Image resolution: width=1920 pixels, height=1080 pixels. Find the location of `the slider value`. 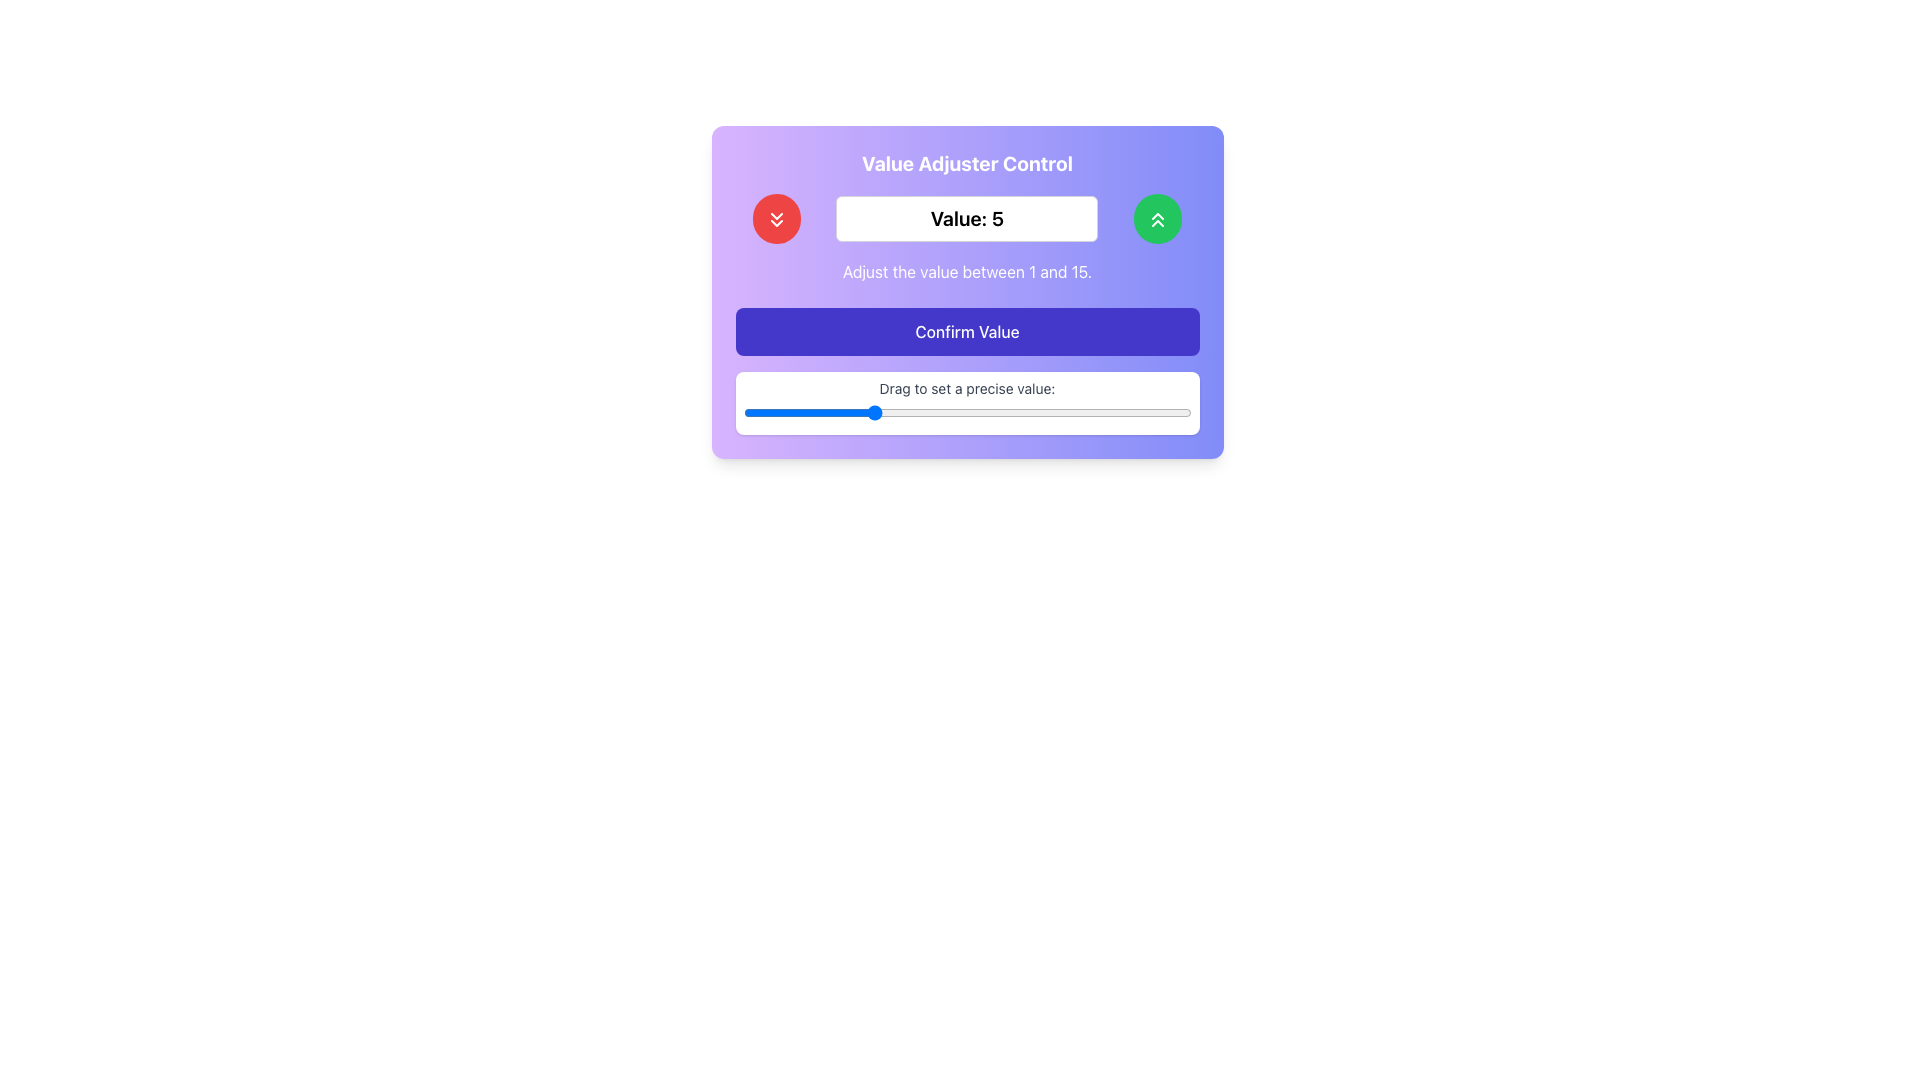

the slider value is located at coordinates (1127, 412).